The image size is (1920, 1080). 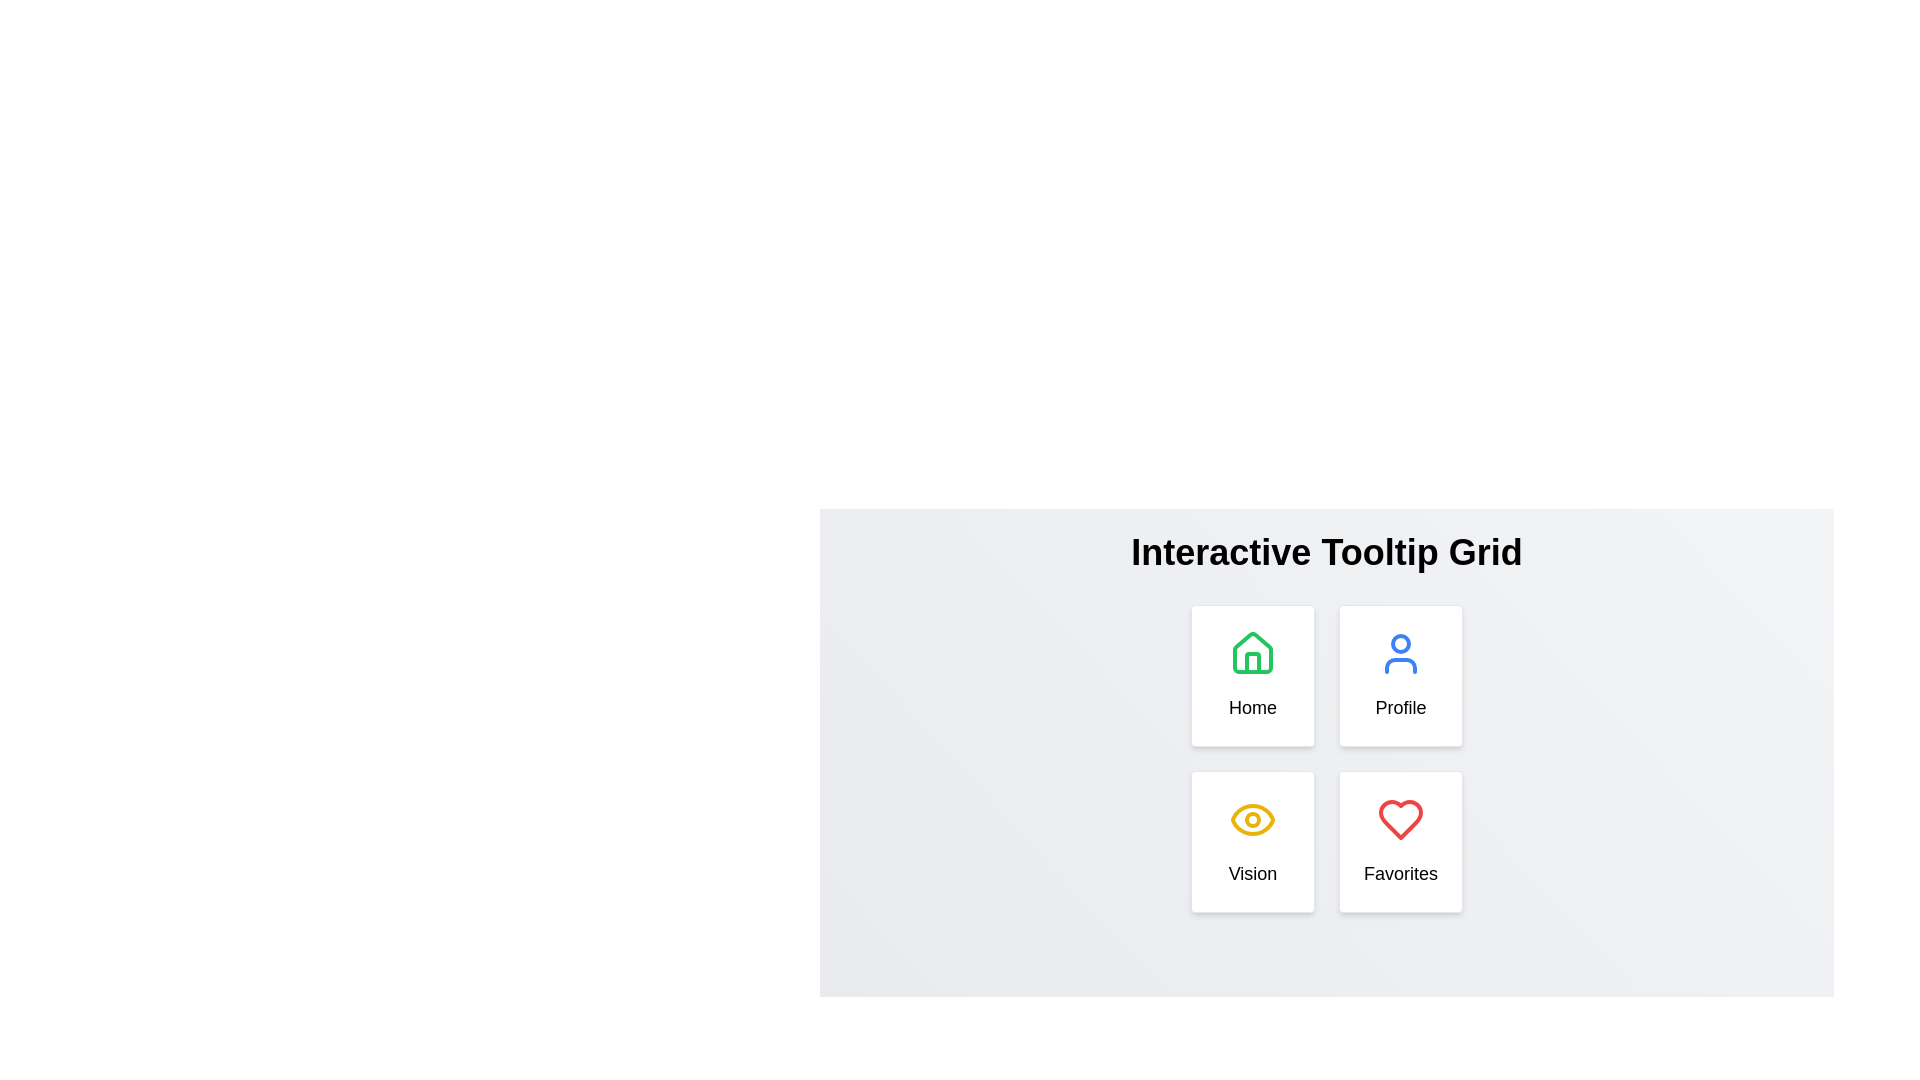 I want to click on the blue user profile icon located at the top center of the rectangular card labeled 'Profile' in the second column of the first row within a 2x2 grid layout, so click(x=1400, y=654).